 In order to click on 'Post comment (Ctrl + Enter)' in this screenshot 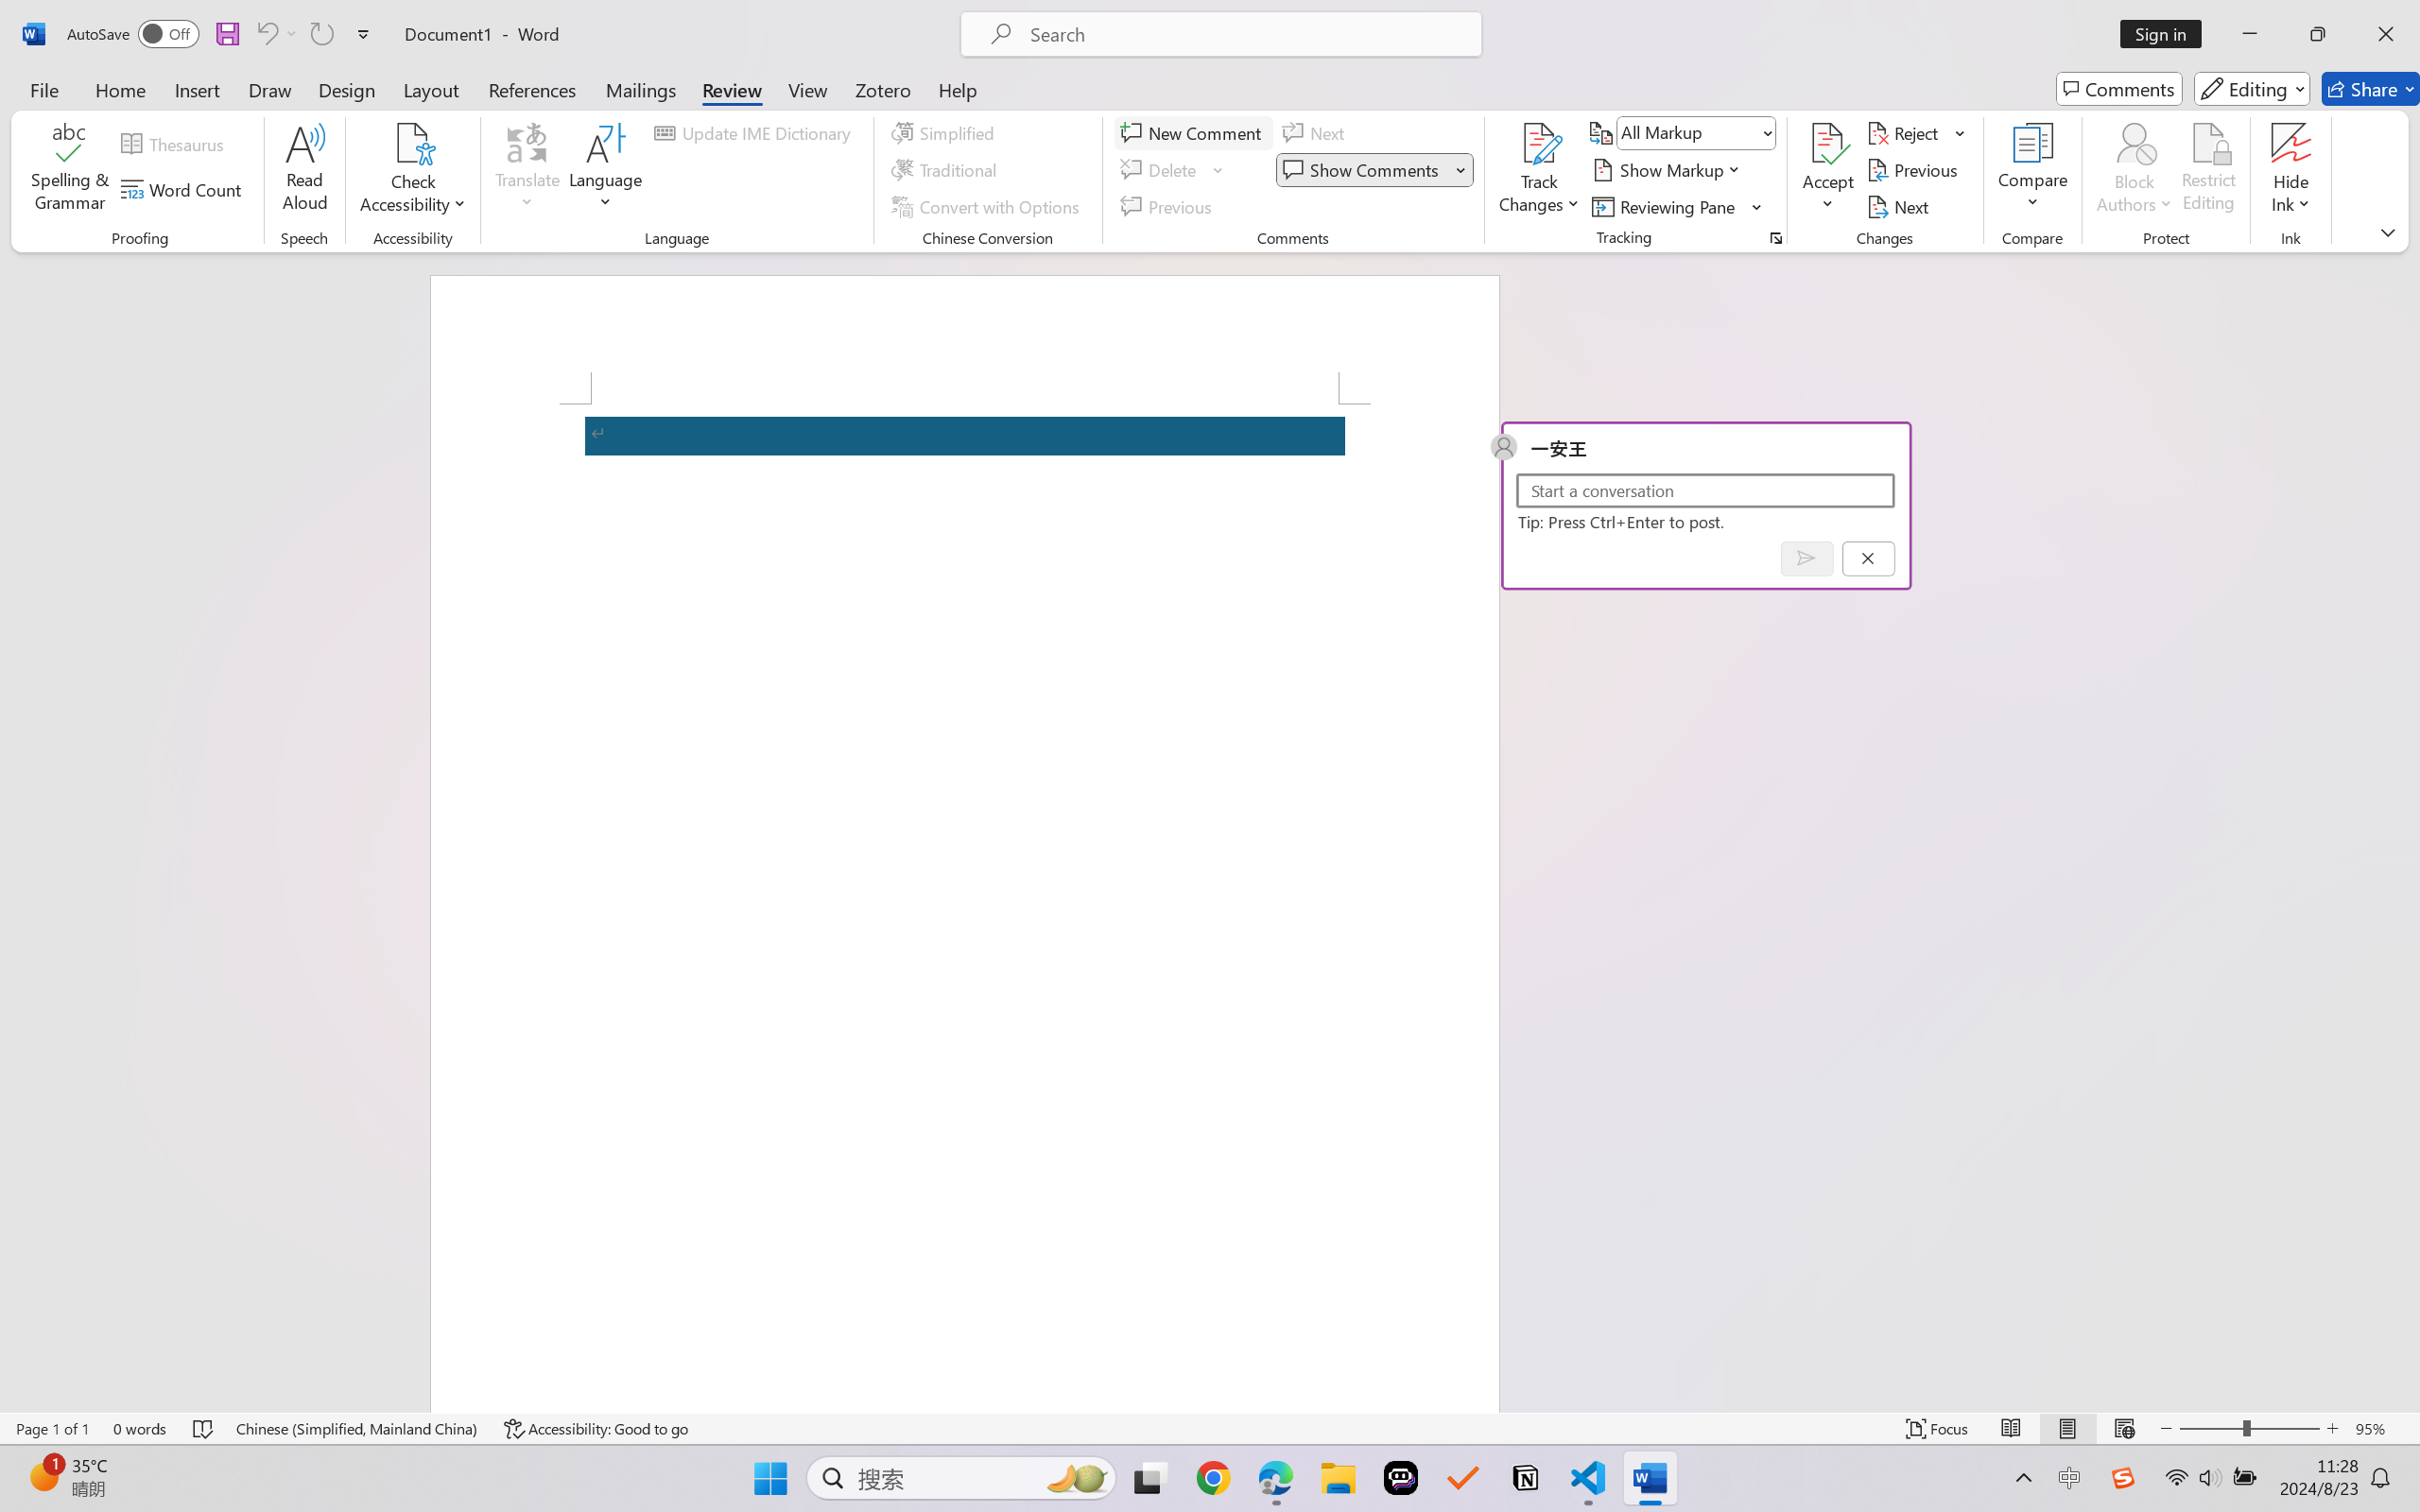, I will do `click(1806, 558)`.